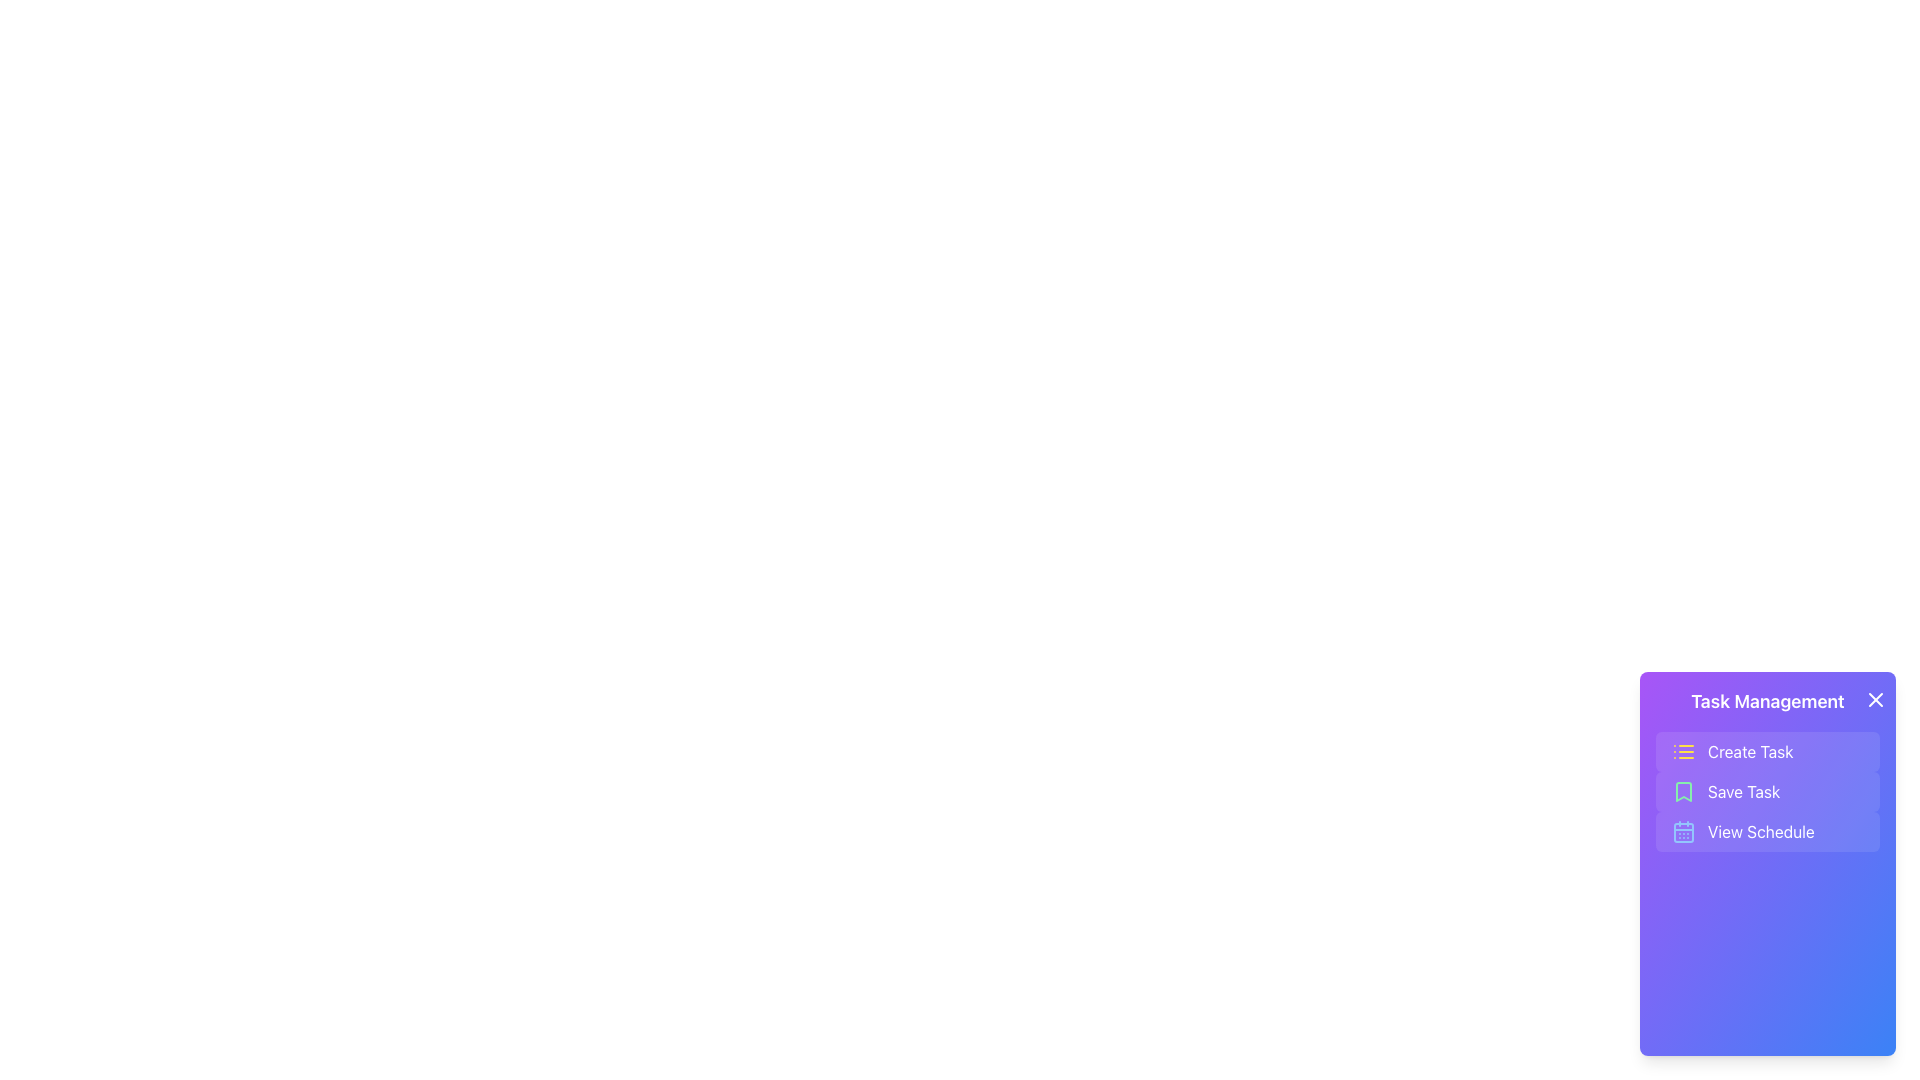  Describe the element at coordinates (1767, 863) in the screenshot. I see `the Control Panel located in the bottom-right of the interface` at that location.